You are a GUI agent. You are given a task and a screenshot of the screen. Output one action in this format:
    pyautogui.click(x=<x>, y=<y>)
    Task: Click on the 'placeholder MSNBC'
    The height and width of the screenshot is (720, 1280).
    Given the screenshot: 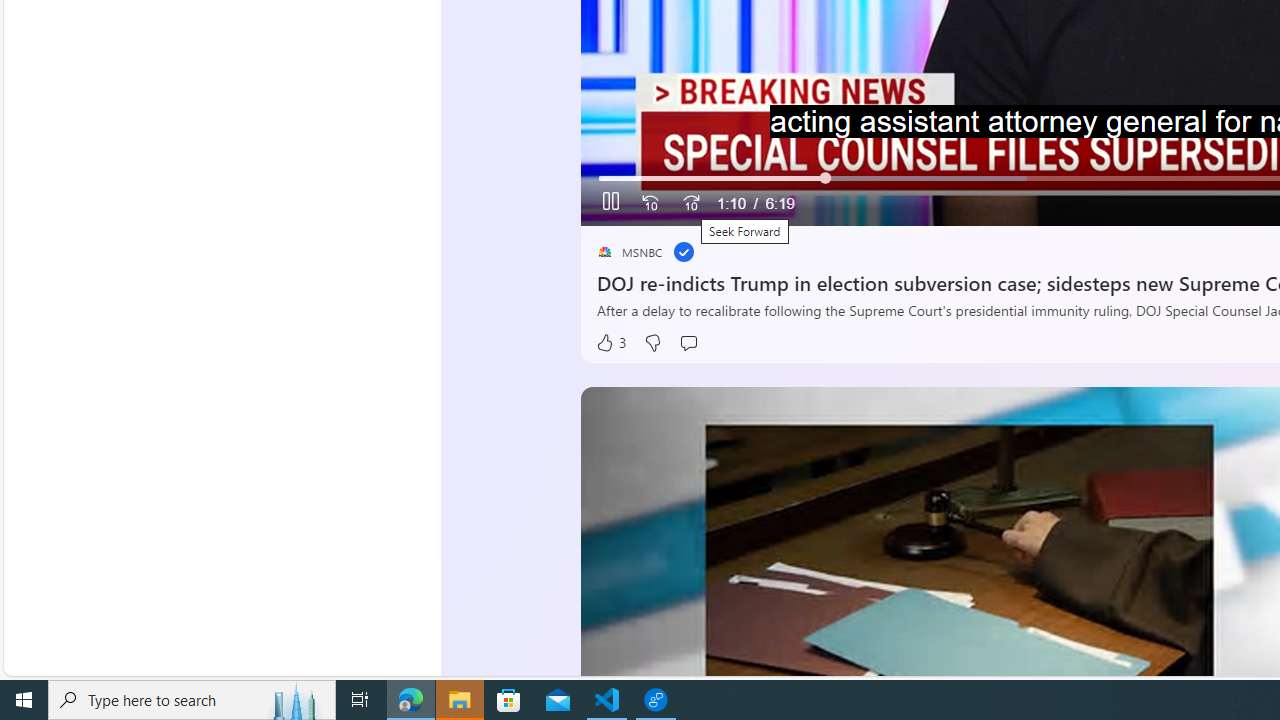 What is the action you would take?
    pyautogui.click(x=628, y=251)
    